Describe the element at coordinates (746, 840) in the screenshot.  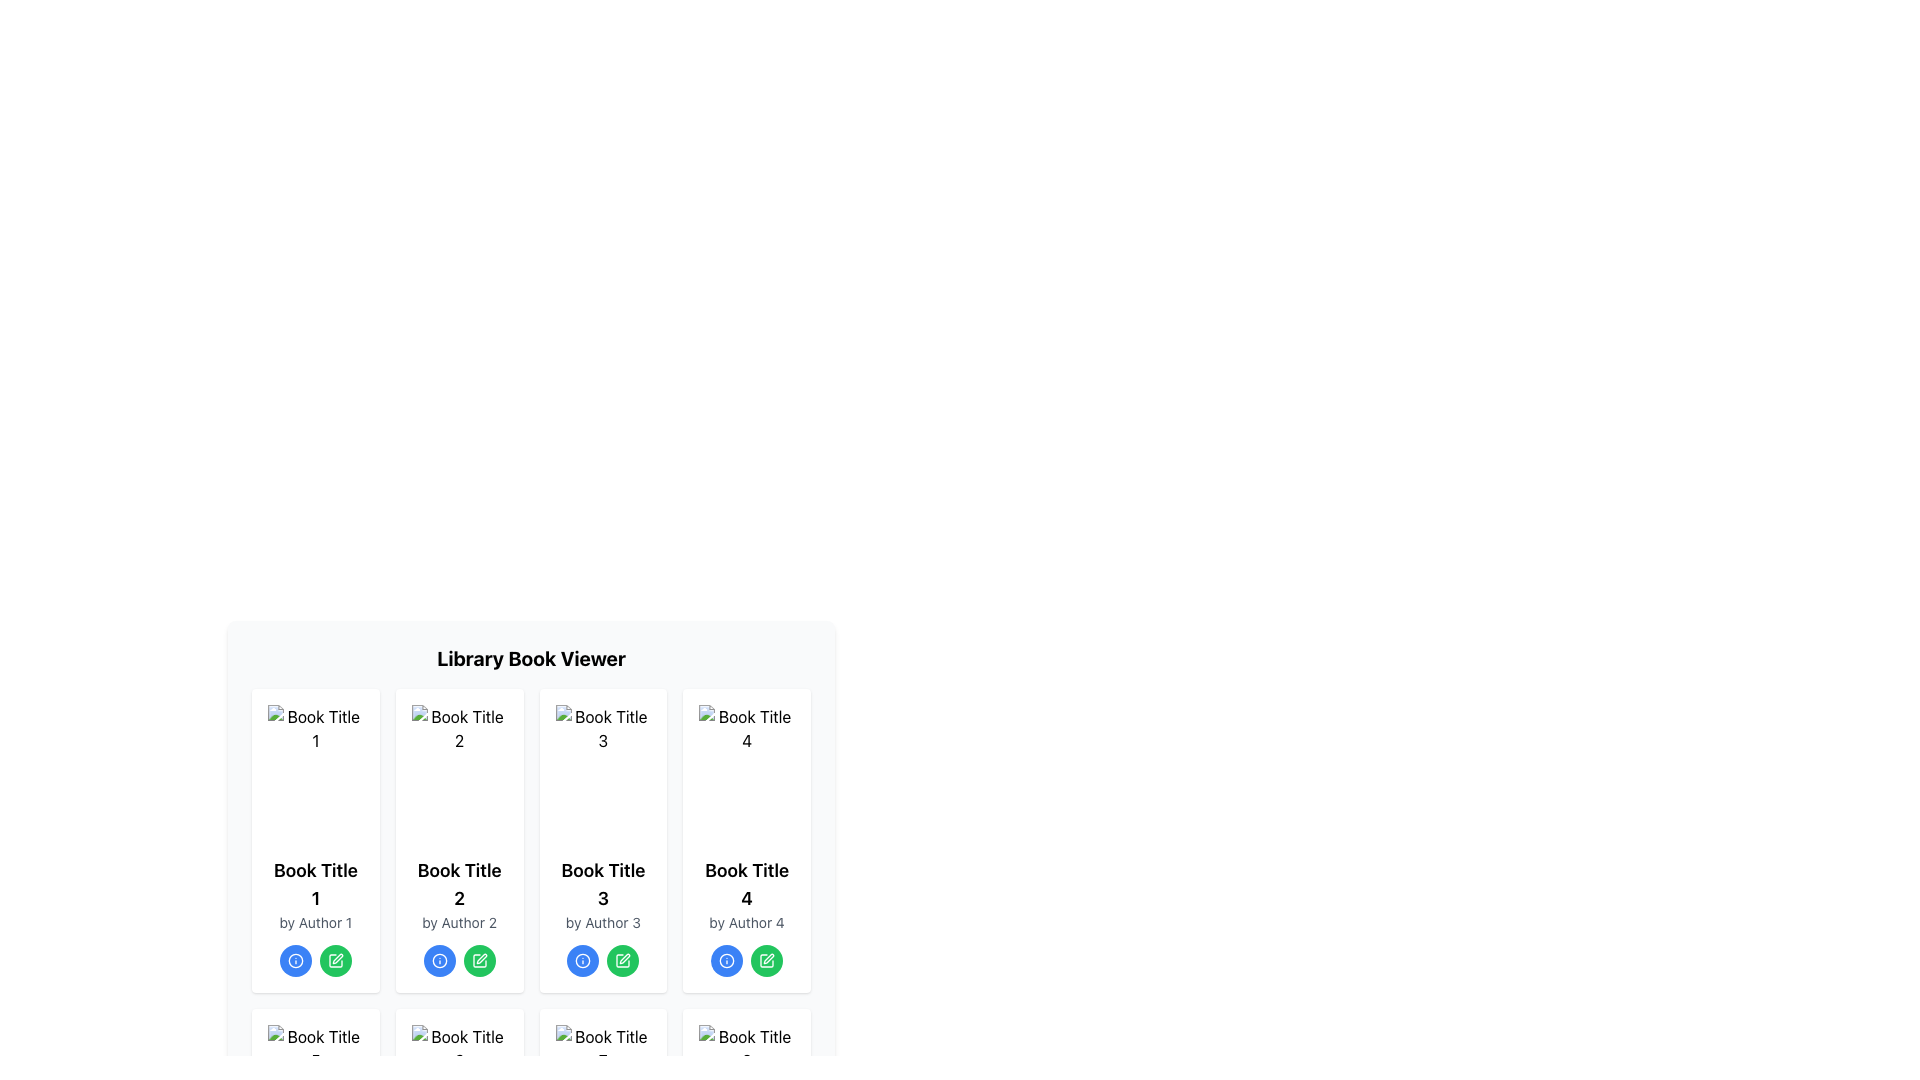
I see `the green button` at that location.